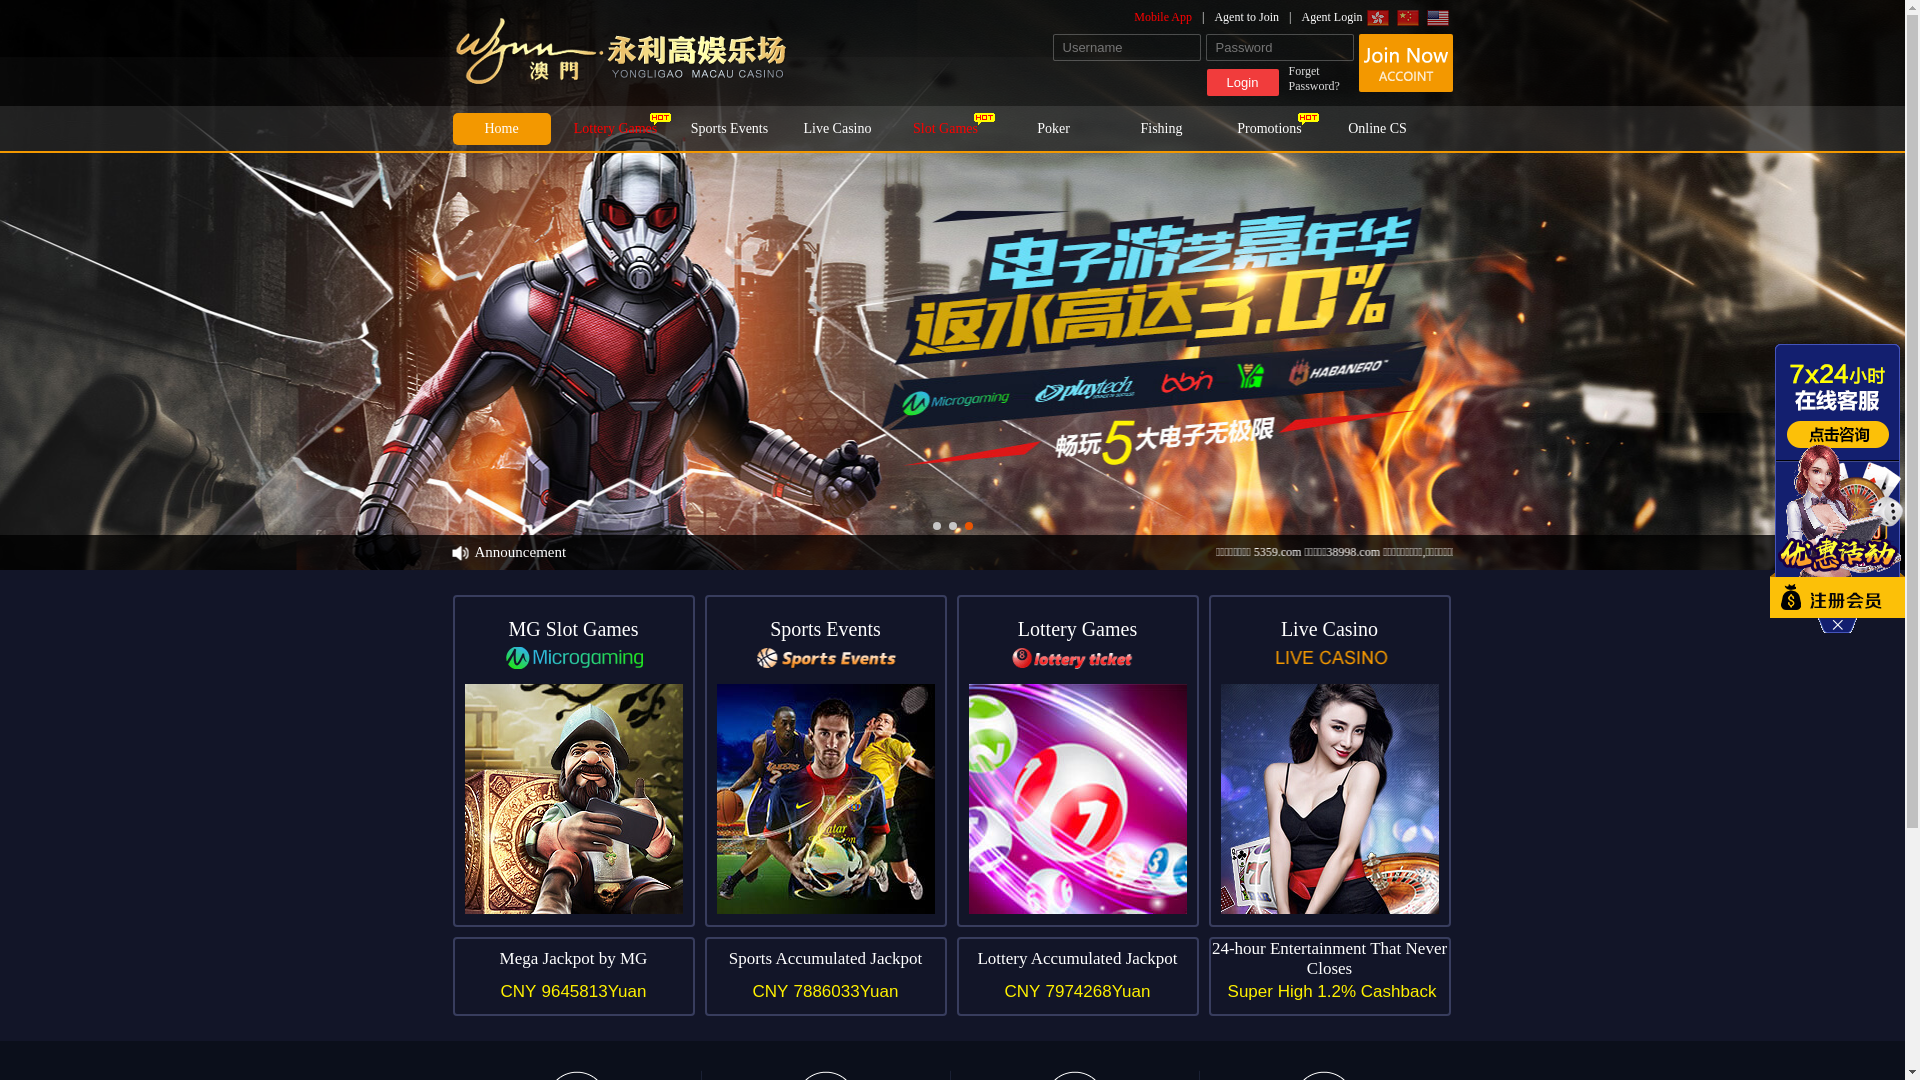 This screenshot has height=1080, width=1920. Describe the element at coordinates (1256, 16) in the screenshot. I see `'Agent to Join'` at that location.